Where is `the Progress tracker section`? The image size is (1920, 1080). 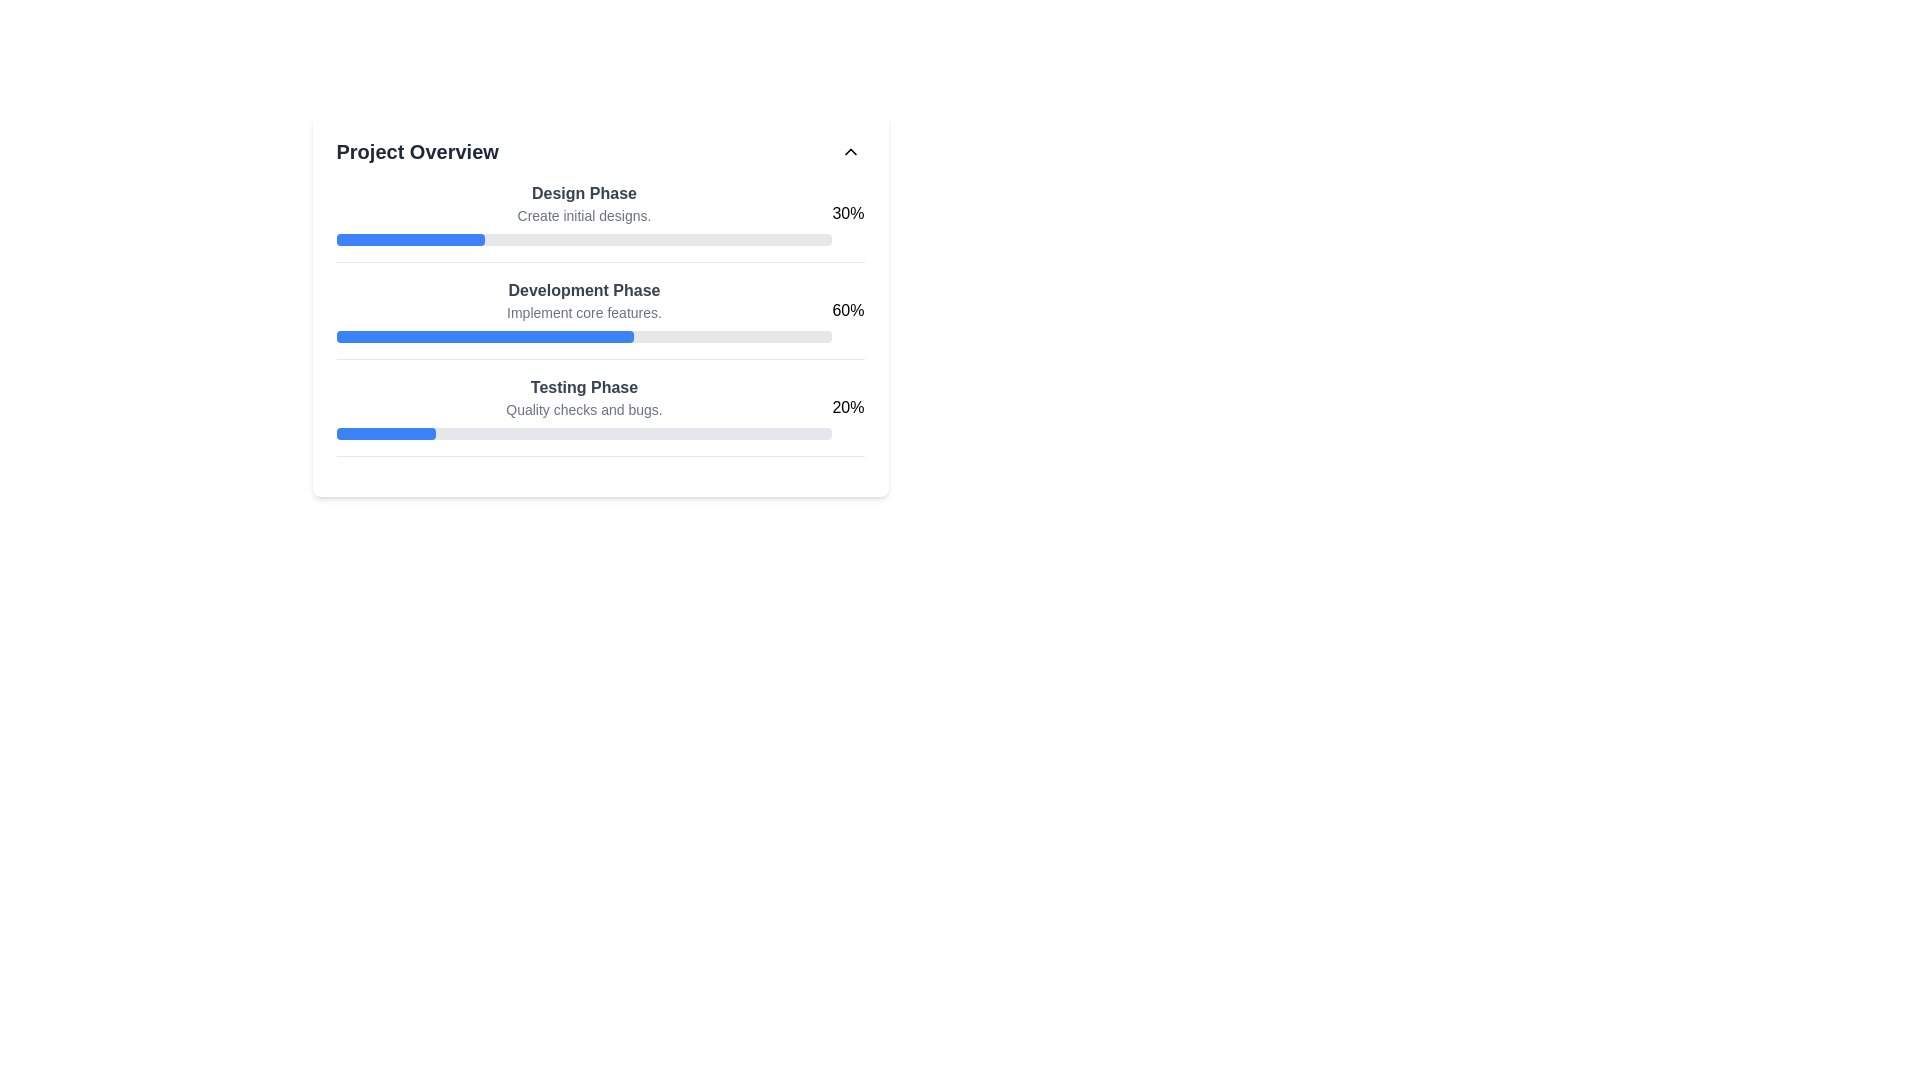
the Progress tracker section is located at coordinates (599, 318).